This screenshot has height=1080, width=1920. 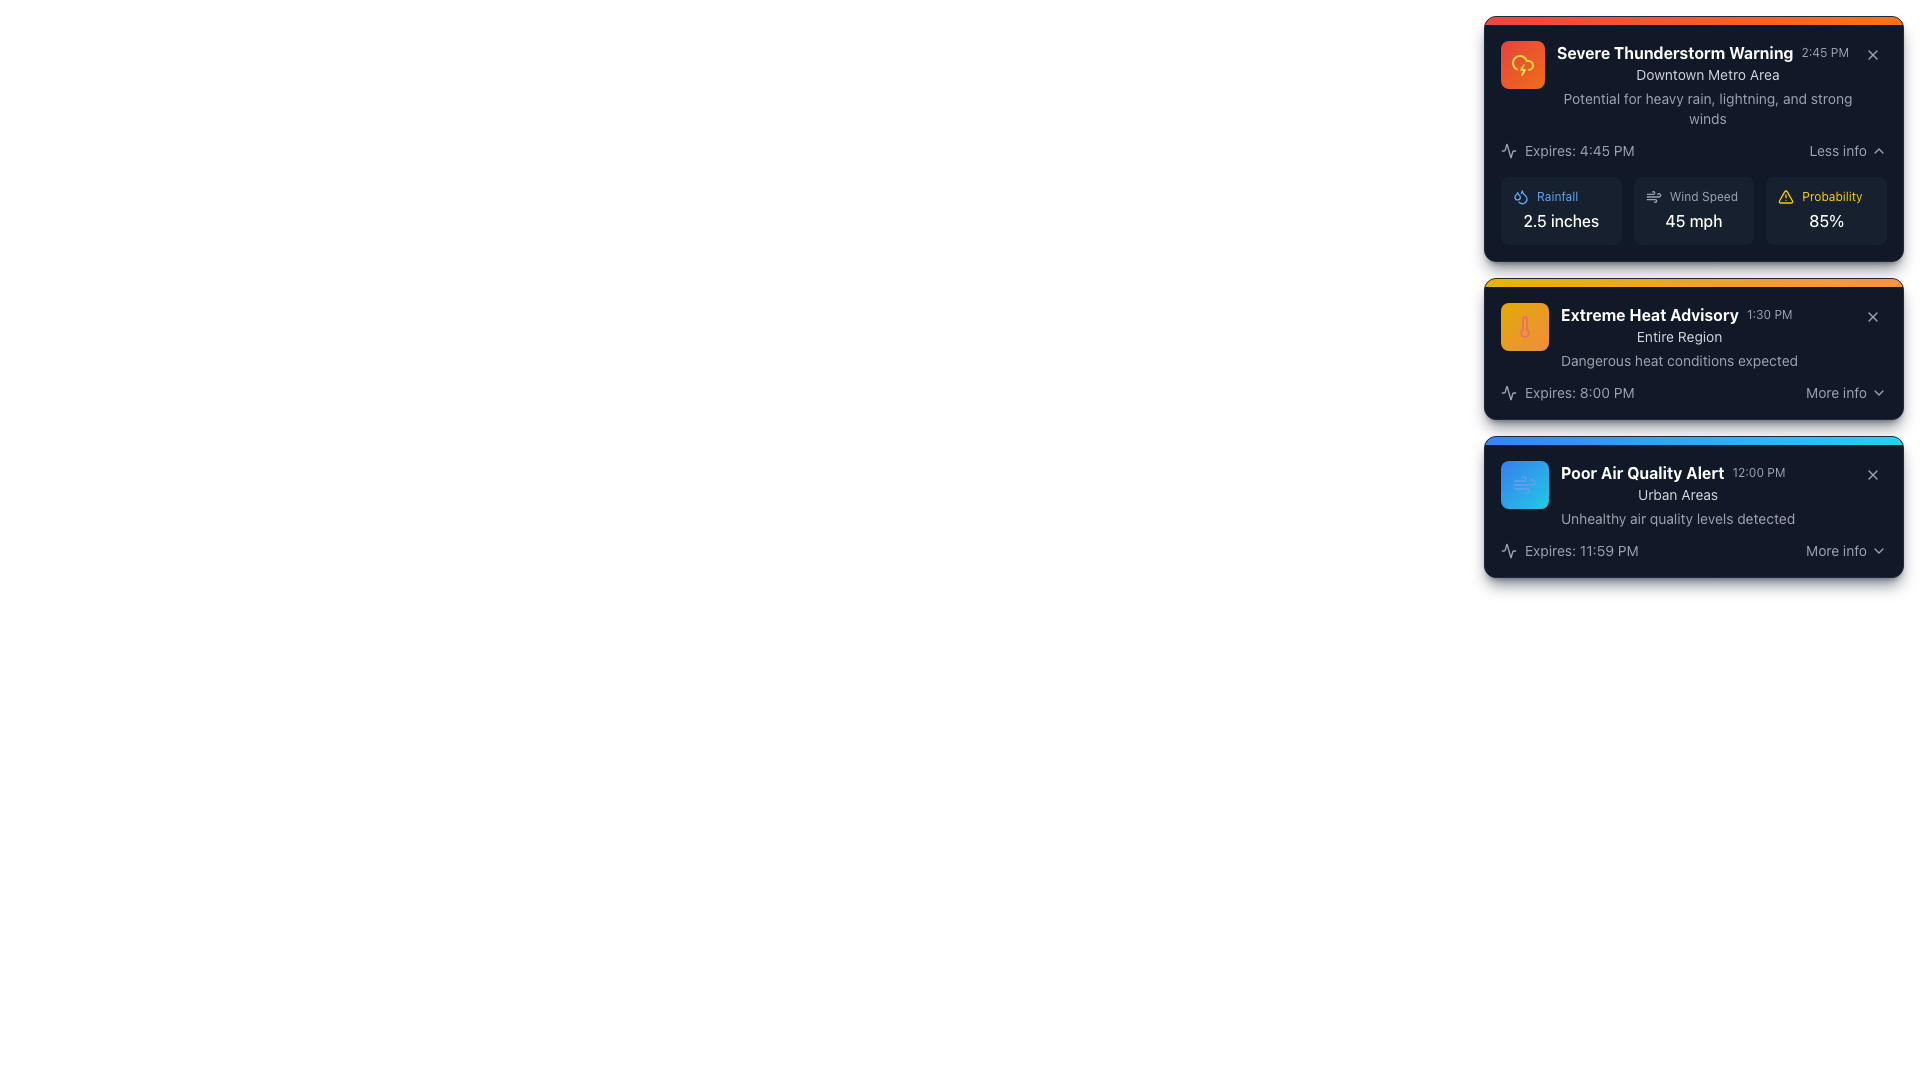 What do you see at coordinates (1508, 149) in the screenshot?
I see `the warning icon located at the top-left corner of the first informational card, near the title 'Severe Thunderstorm Warning.'` at bounding box center [1508, 149].